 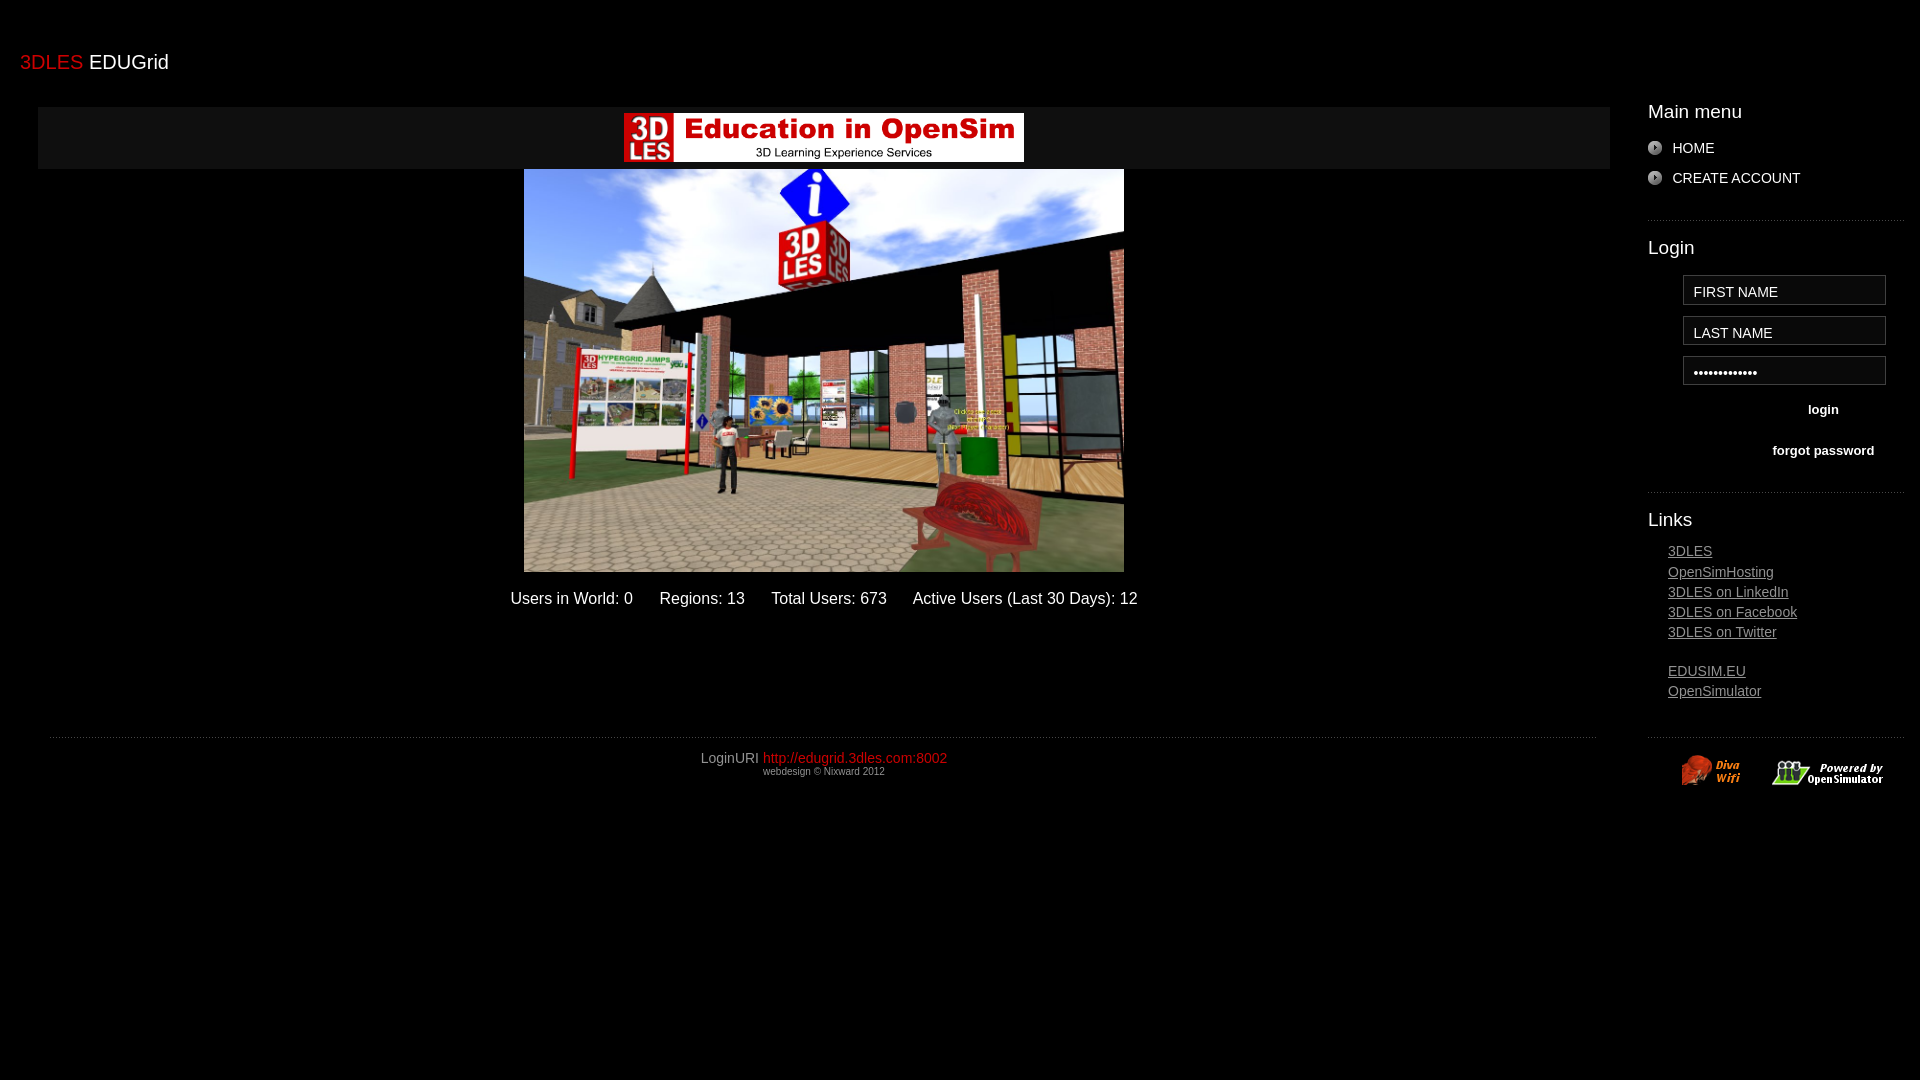 What do you see at coordinates (1682, 146) in the screenshot?
I see `'HOME'` at bounding box center [1682, 146].